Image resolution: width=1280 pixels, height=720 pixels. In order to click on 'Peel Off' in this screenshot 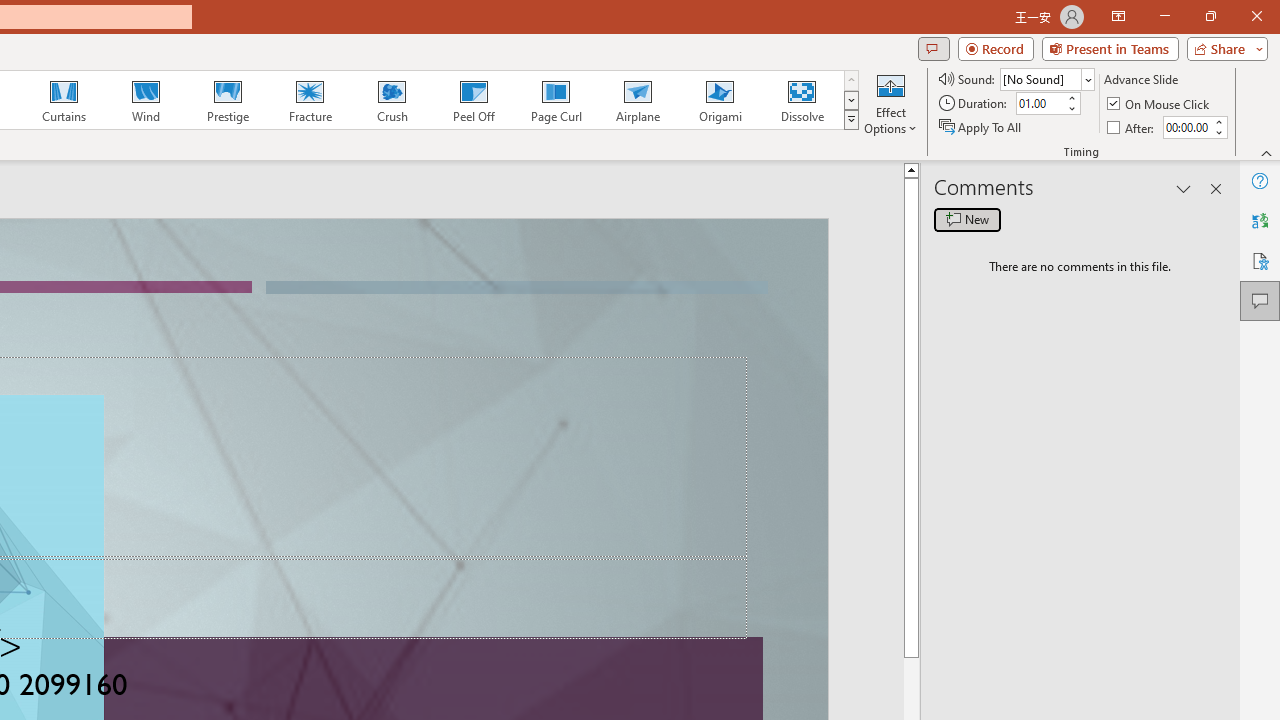, I will do `click(472, 100)`.